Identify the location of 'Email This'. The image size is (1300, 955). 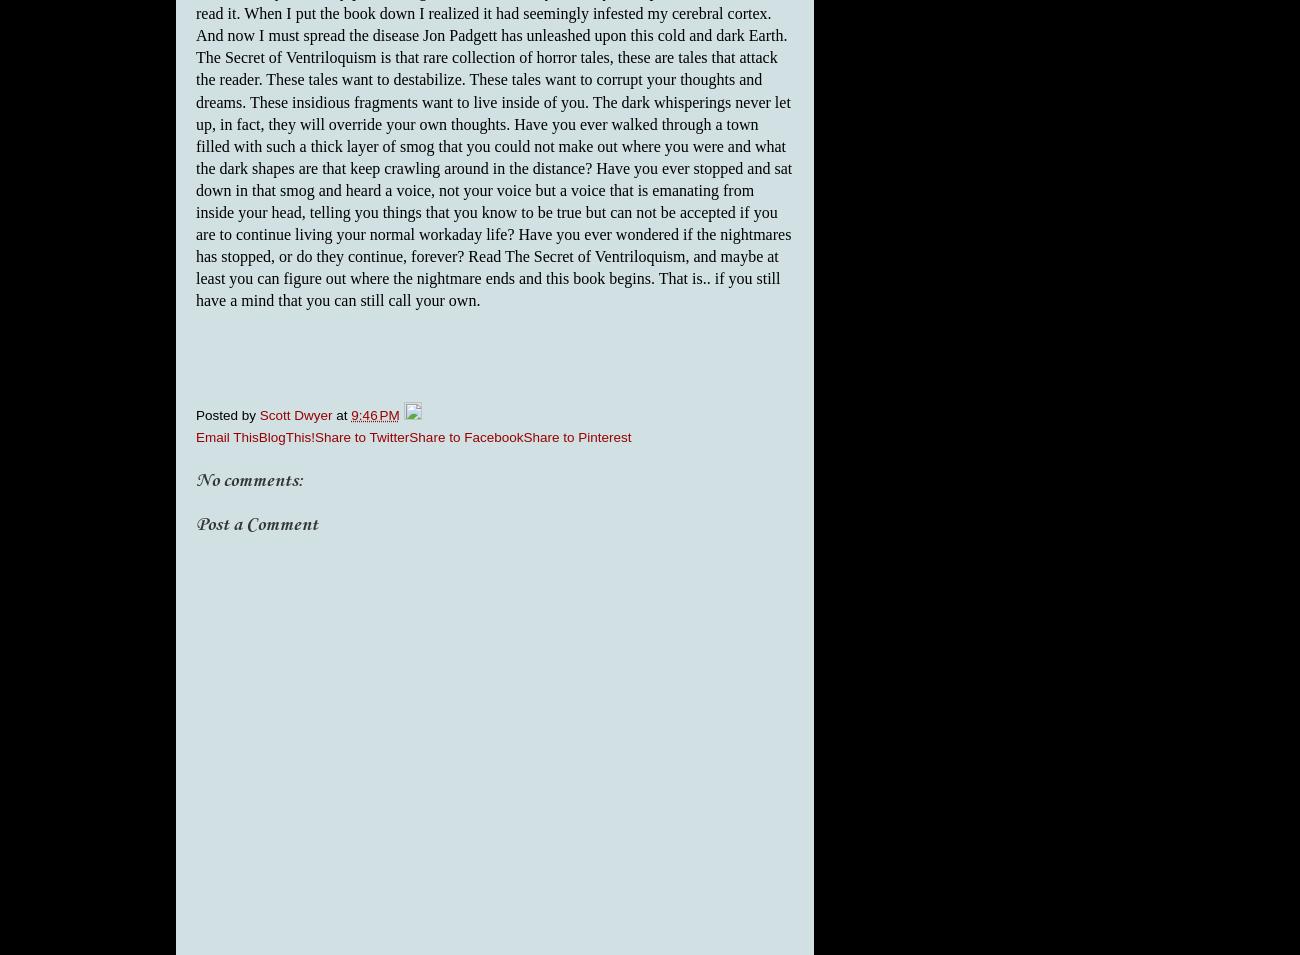
(225, 435).